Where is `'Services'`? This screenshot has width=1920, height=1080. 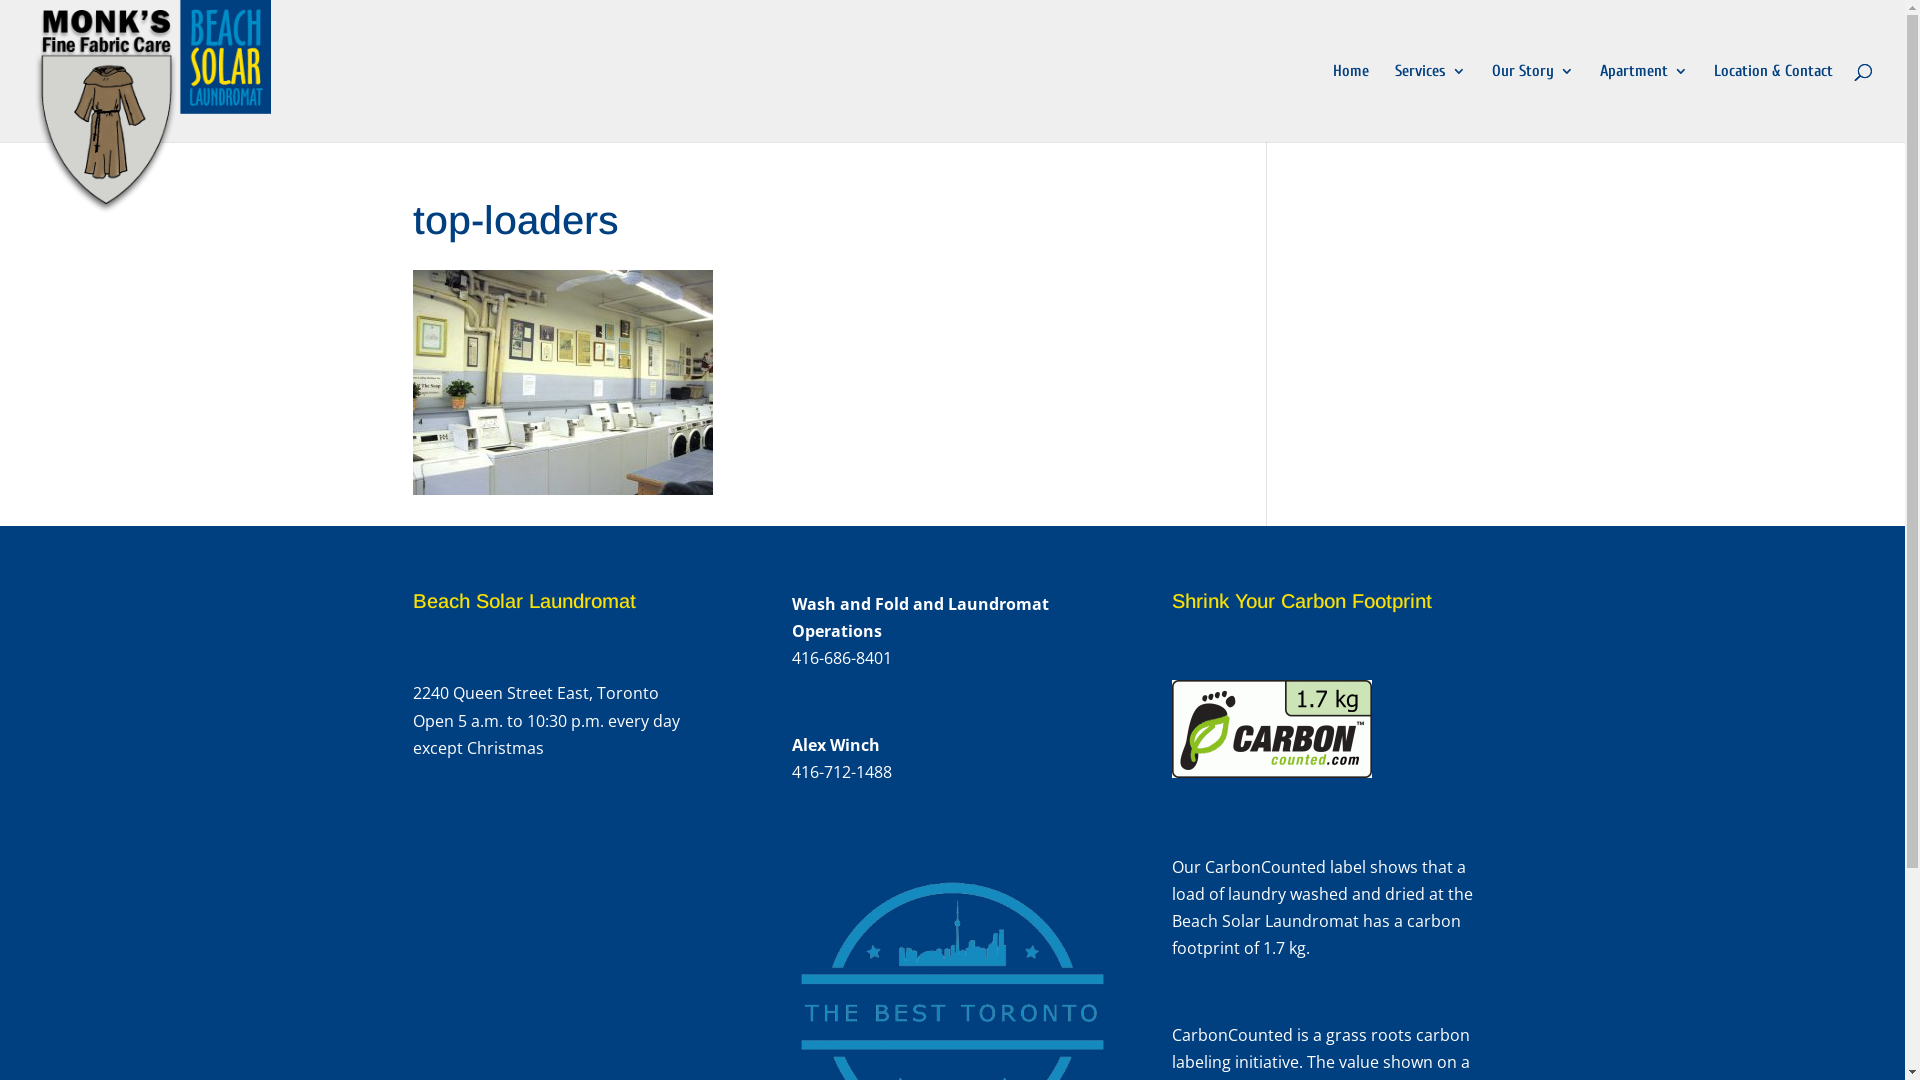
'Services' is located at coordinates (1429, 103).